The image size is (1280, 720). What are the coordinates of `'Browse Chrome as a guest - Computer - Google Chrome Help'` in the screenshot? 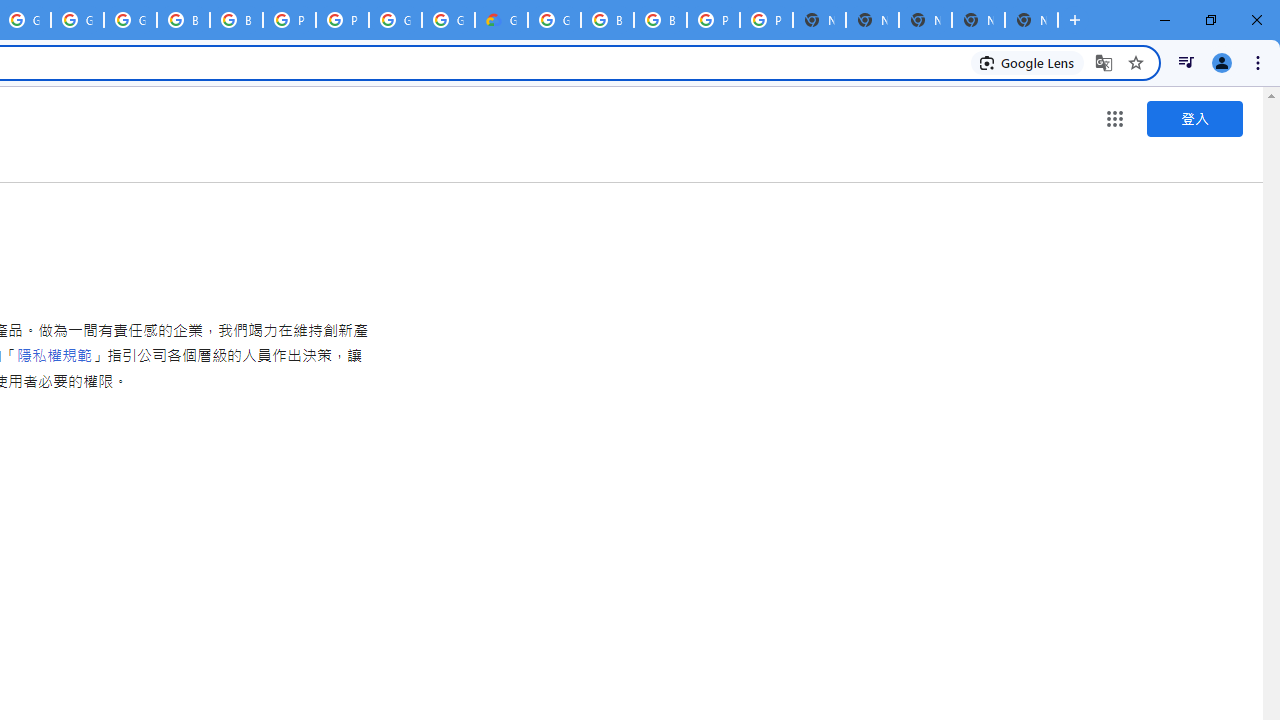 It's located at (183, 20).